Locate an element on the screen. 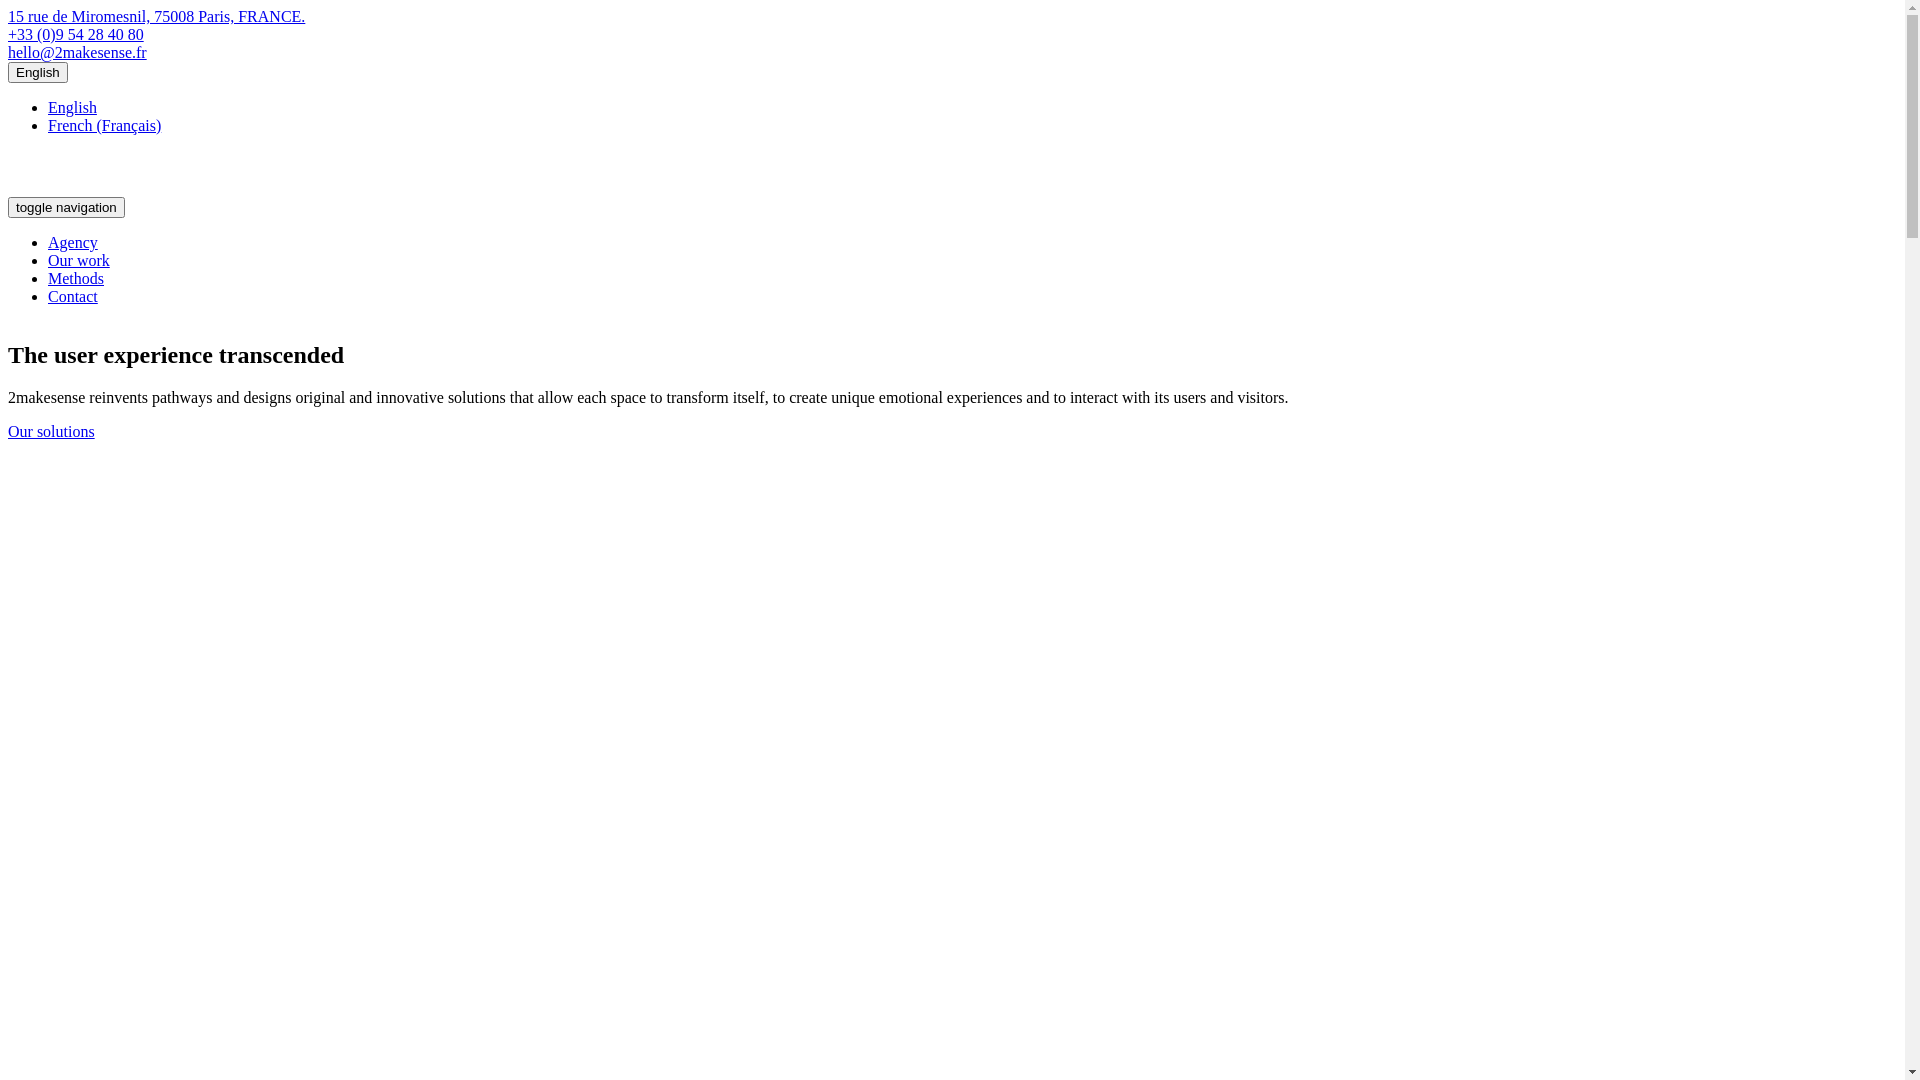 The image size is (1920, 1080). 'Contact' is located at coordinates (72, 296).